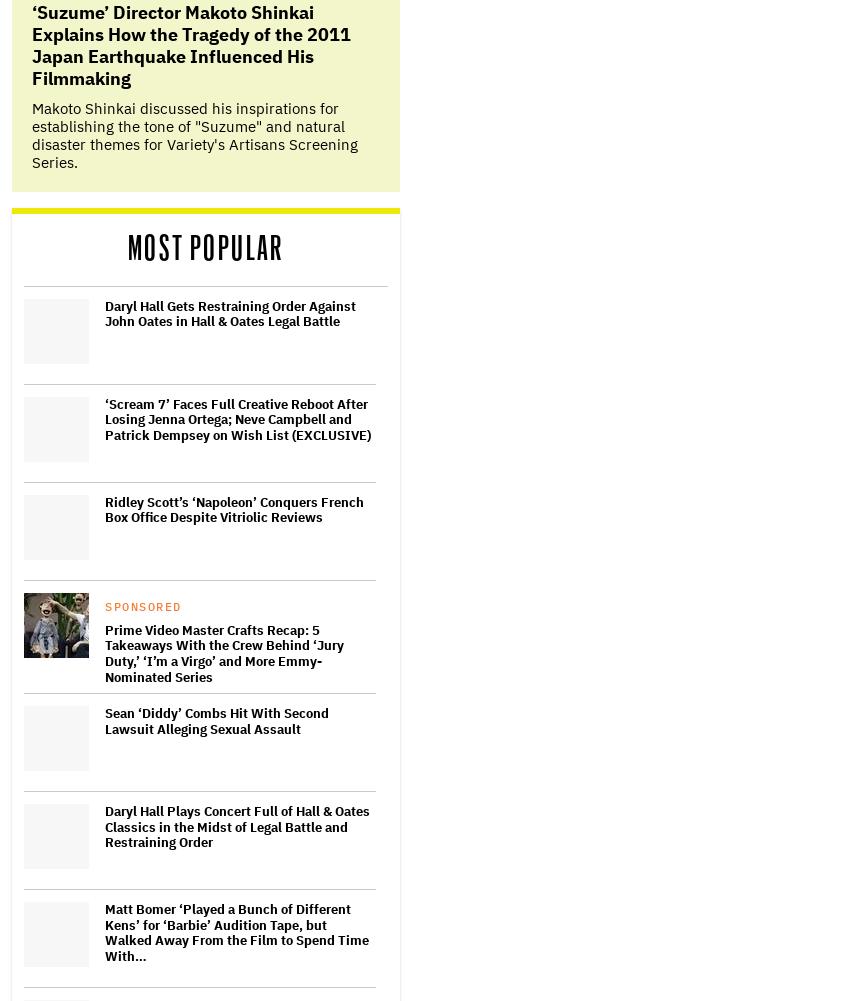 This screenshot has height=1001, width=849. I want to click on 'Daryl Hall Gets Restraining Order Against John Oates in Hall & Oates Legal Battle', so click(229, 313).